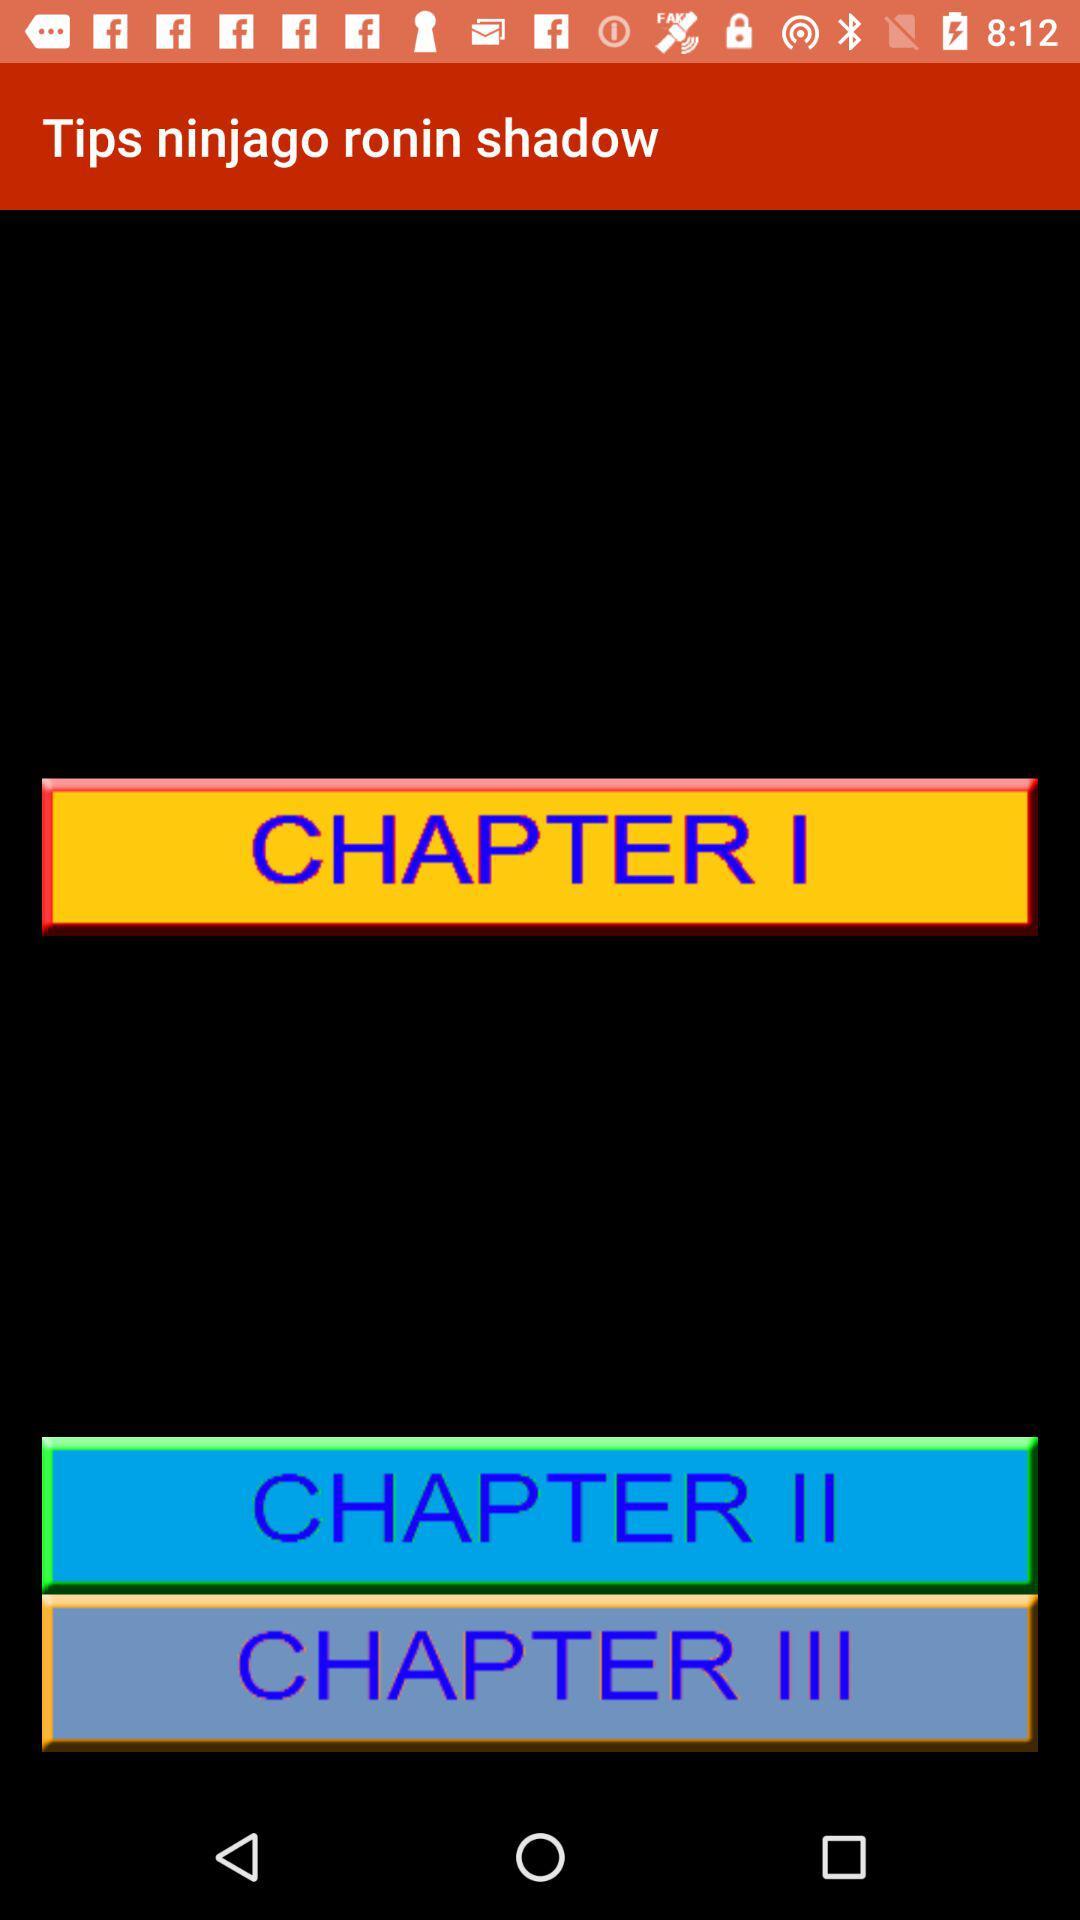  What do you see at coordinates (540, 1515) in the screenshot?
I see `select option` at bounding box center [540, 1515].